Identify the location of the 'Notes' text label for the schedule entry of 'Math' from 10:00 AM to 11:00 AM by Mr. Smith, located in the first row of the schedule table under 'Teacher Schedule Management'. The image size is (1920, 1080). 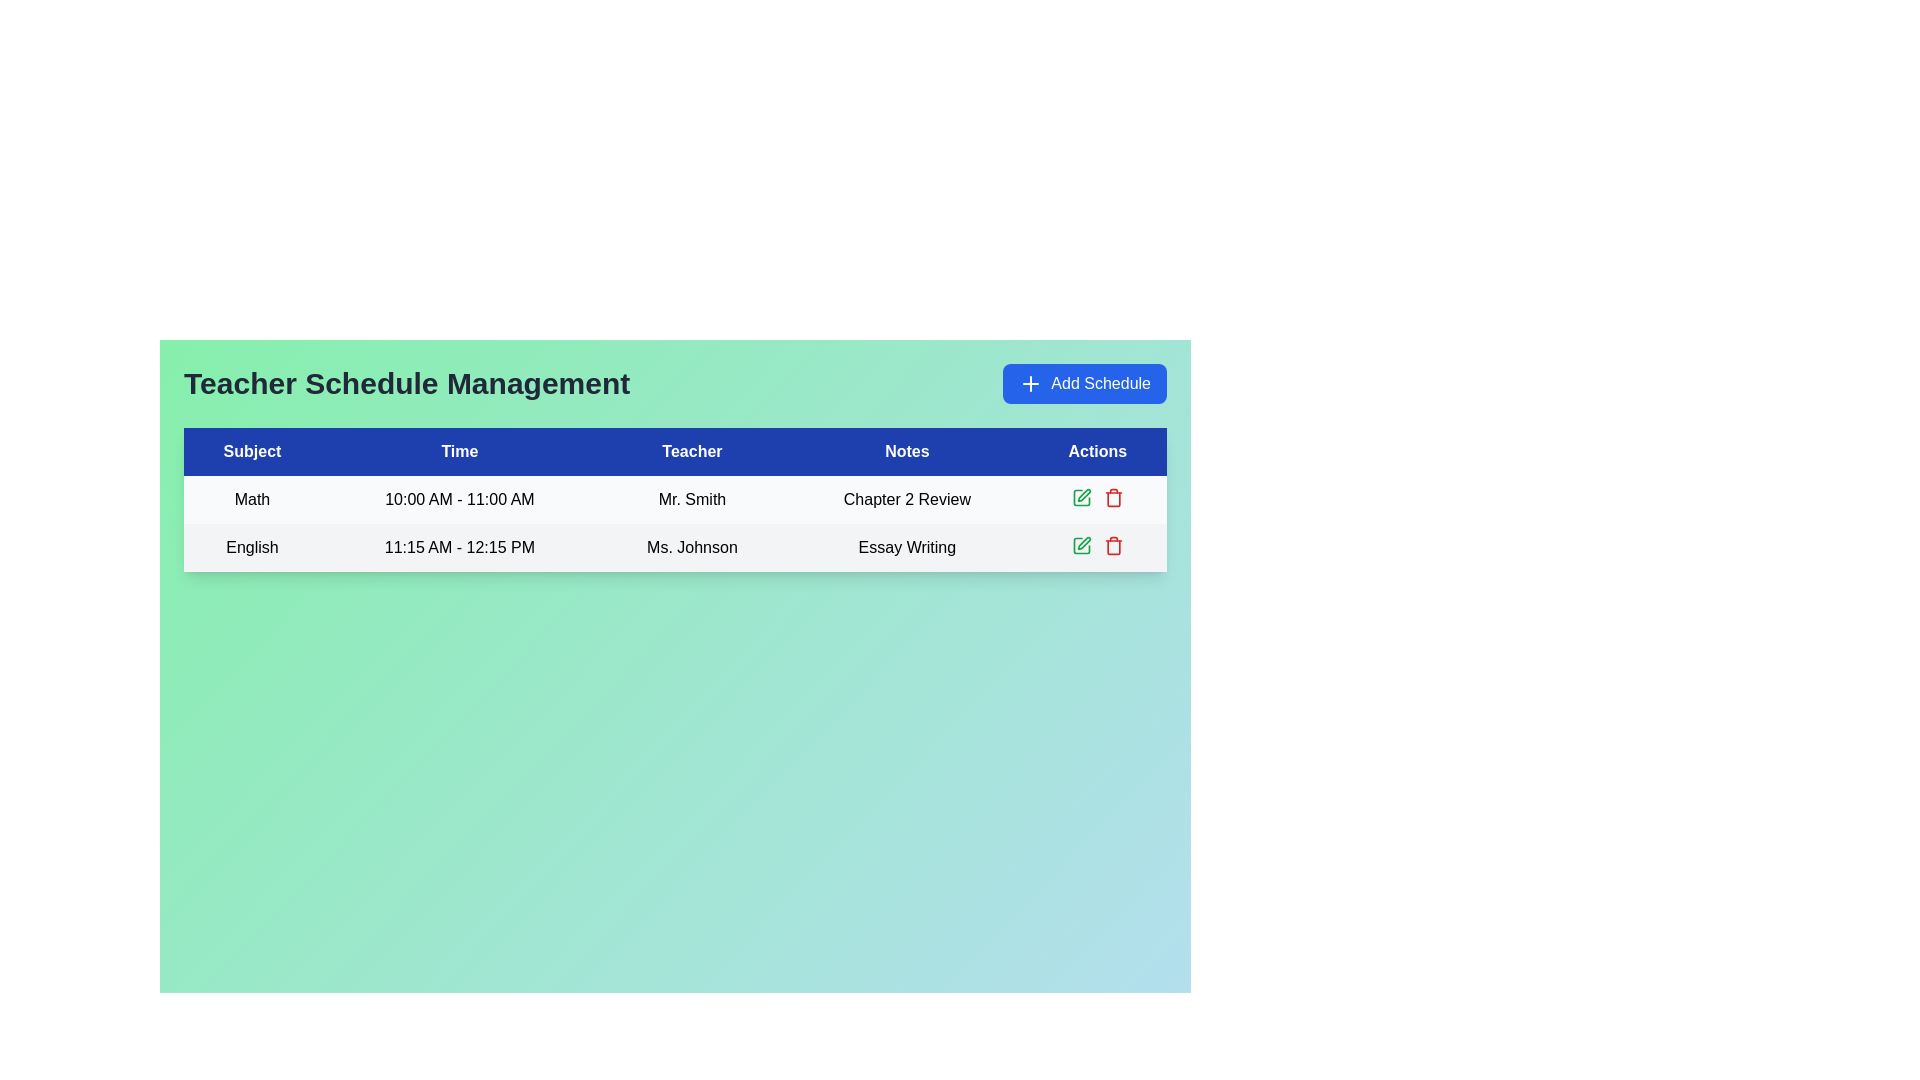
(906, 499).